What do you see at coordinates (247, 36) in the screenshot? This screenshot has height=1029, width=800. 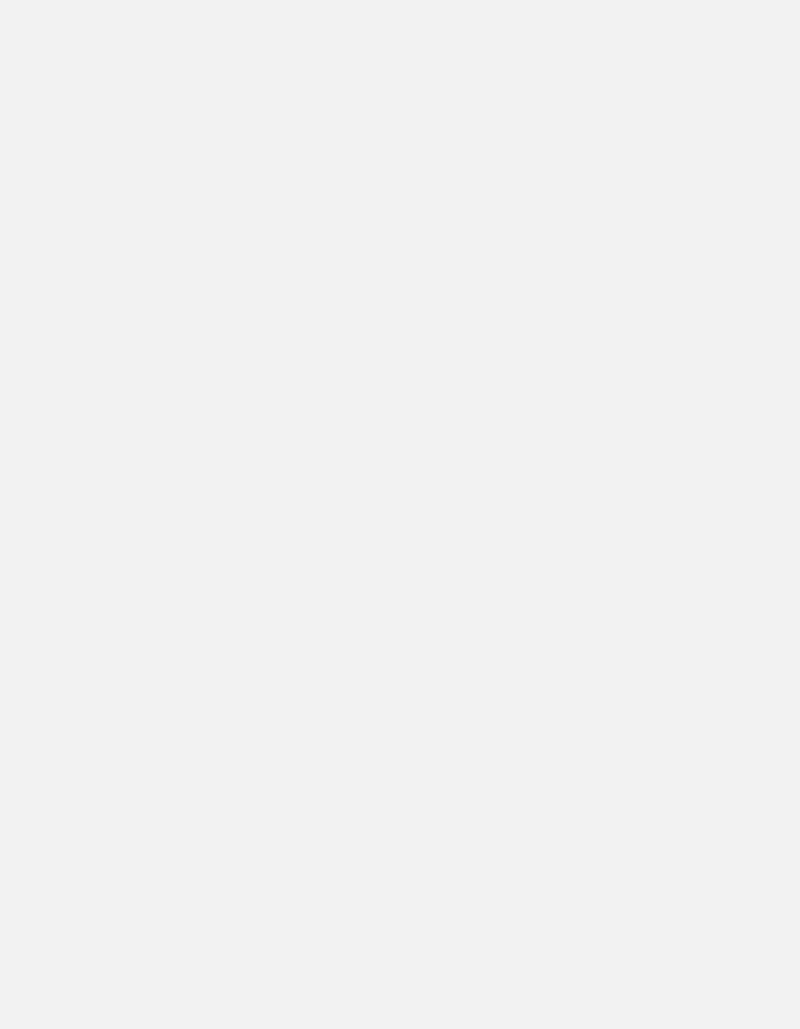 I see `'Tottenham U23 live scored'` at bounding box center [247, 36].